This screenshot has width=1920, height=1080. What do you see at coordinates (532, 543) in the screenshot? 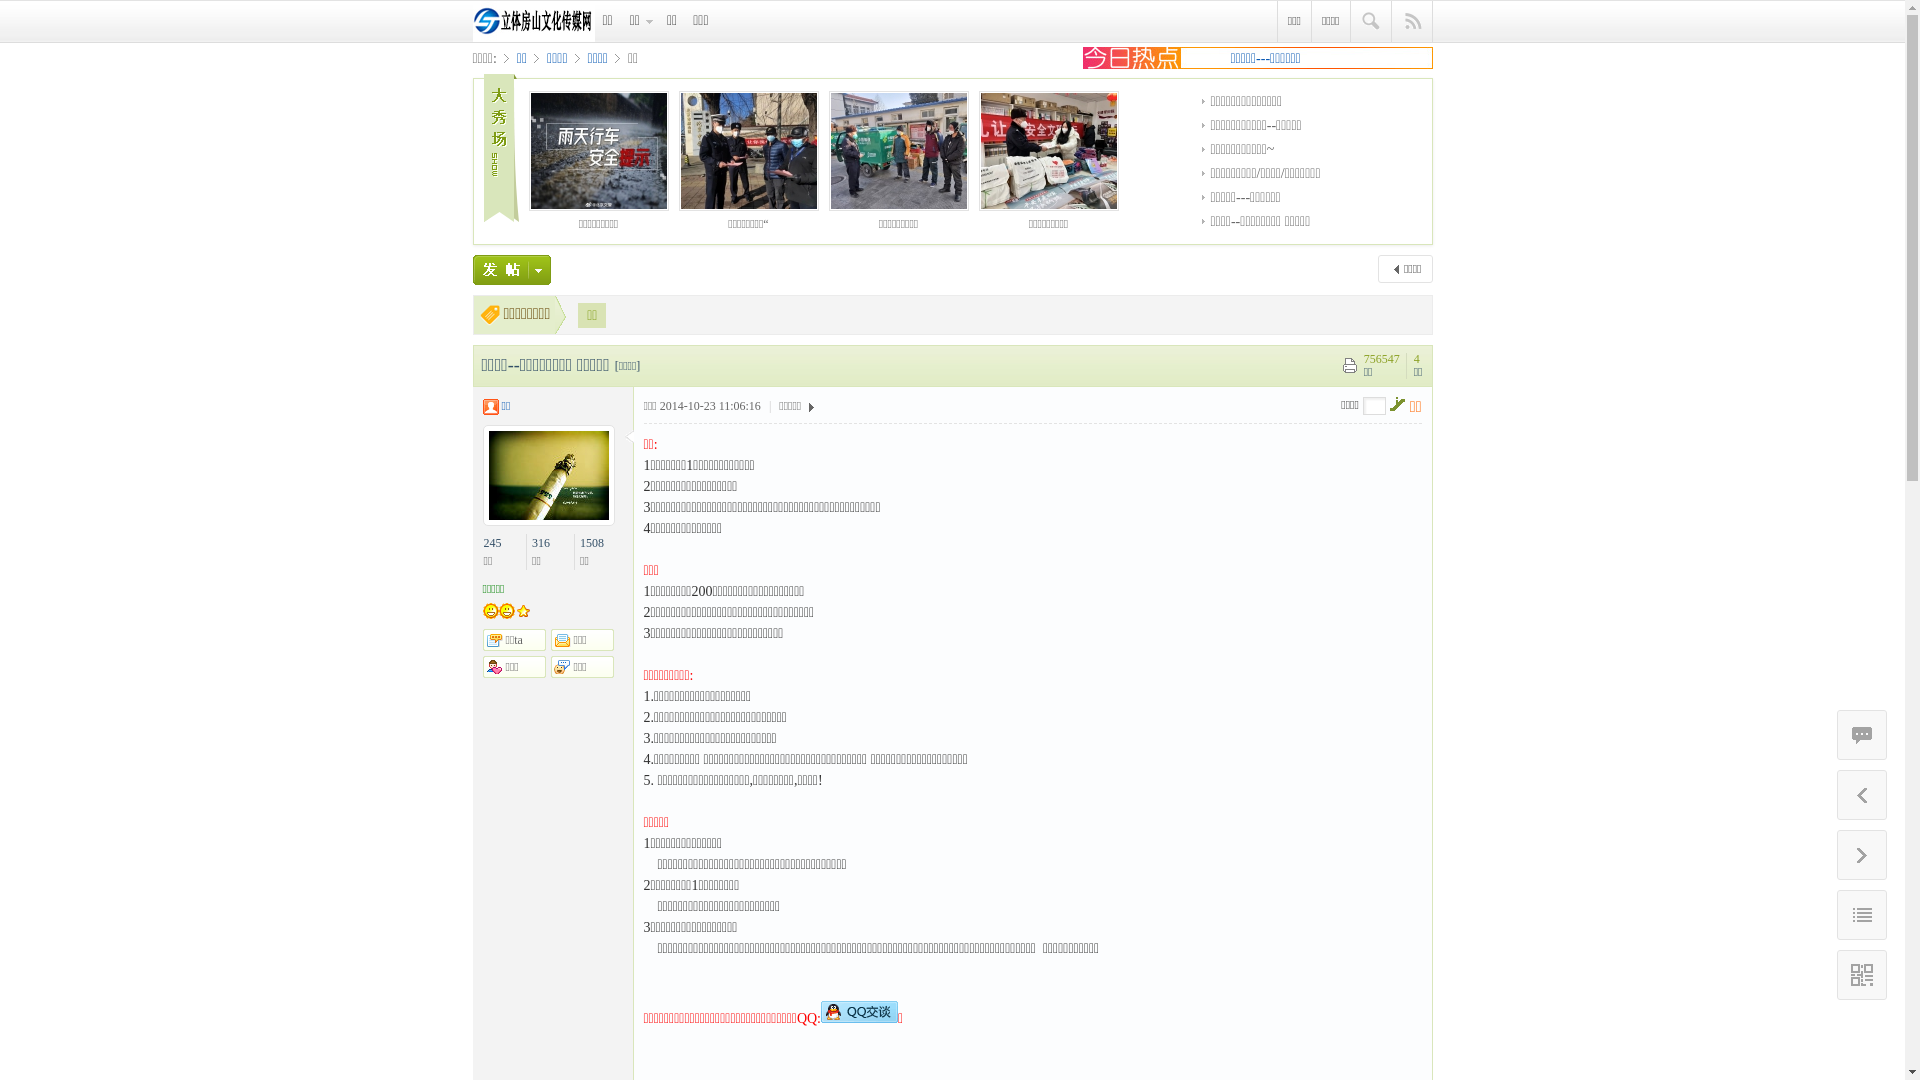
I see `'316'` at bounding box center [532, 543].